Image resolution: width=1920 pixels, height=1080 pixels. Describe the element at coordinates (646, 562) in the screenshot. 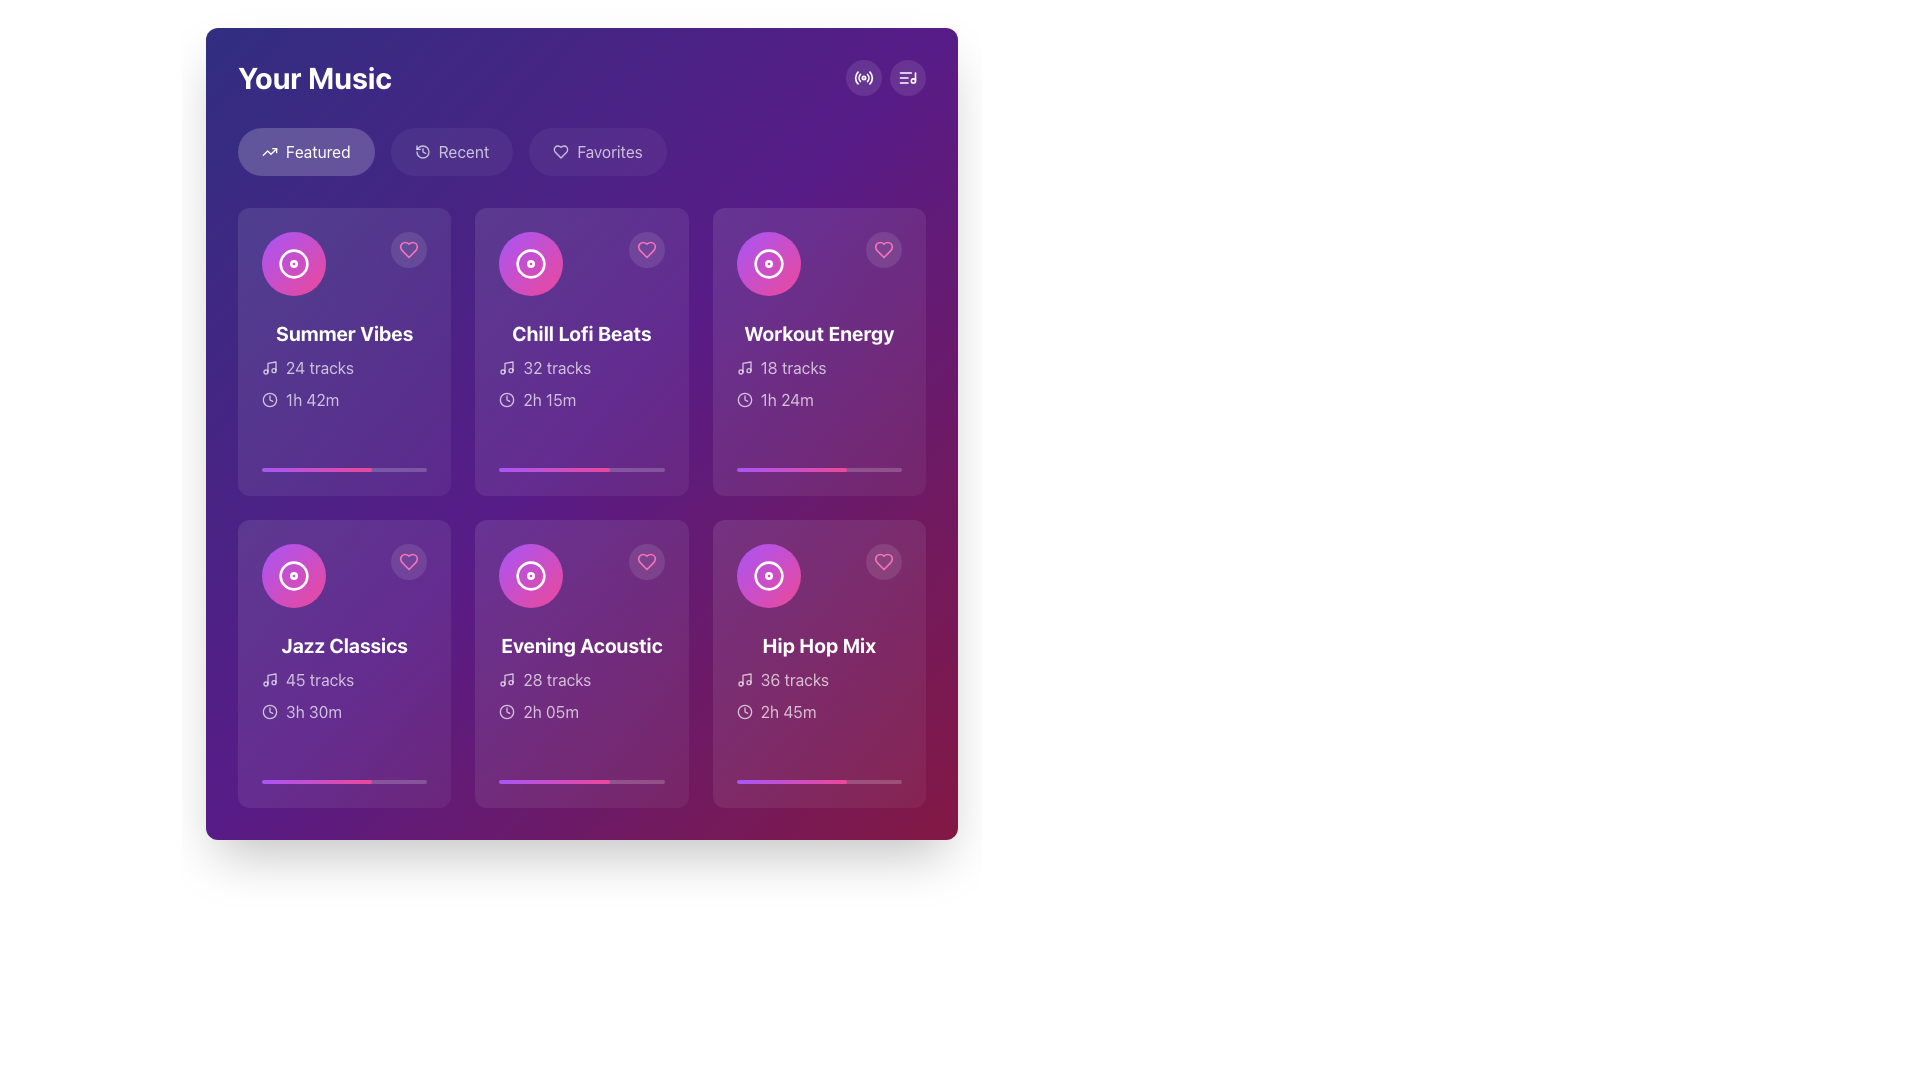

I see `the outlined heart icon in light pink located at the top-right corner of the 'Evening Acoustic' music card` at that location.